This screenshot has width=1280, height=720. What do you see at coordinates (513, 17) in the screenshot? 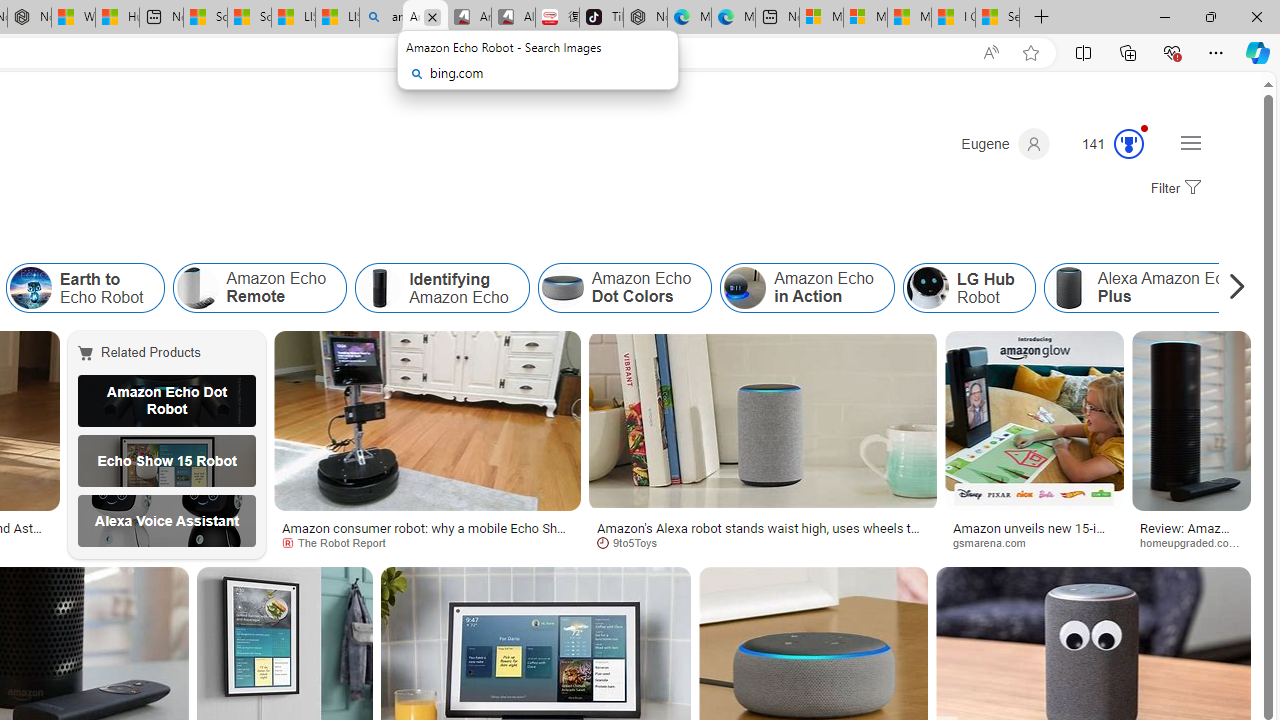
I see `'All Cubot phones'` at bounding box center [513, 17].